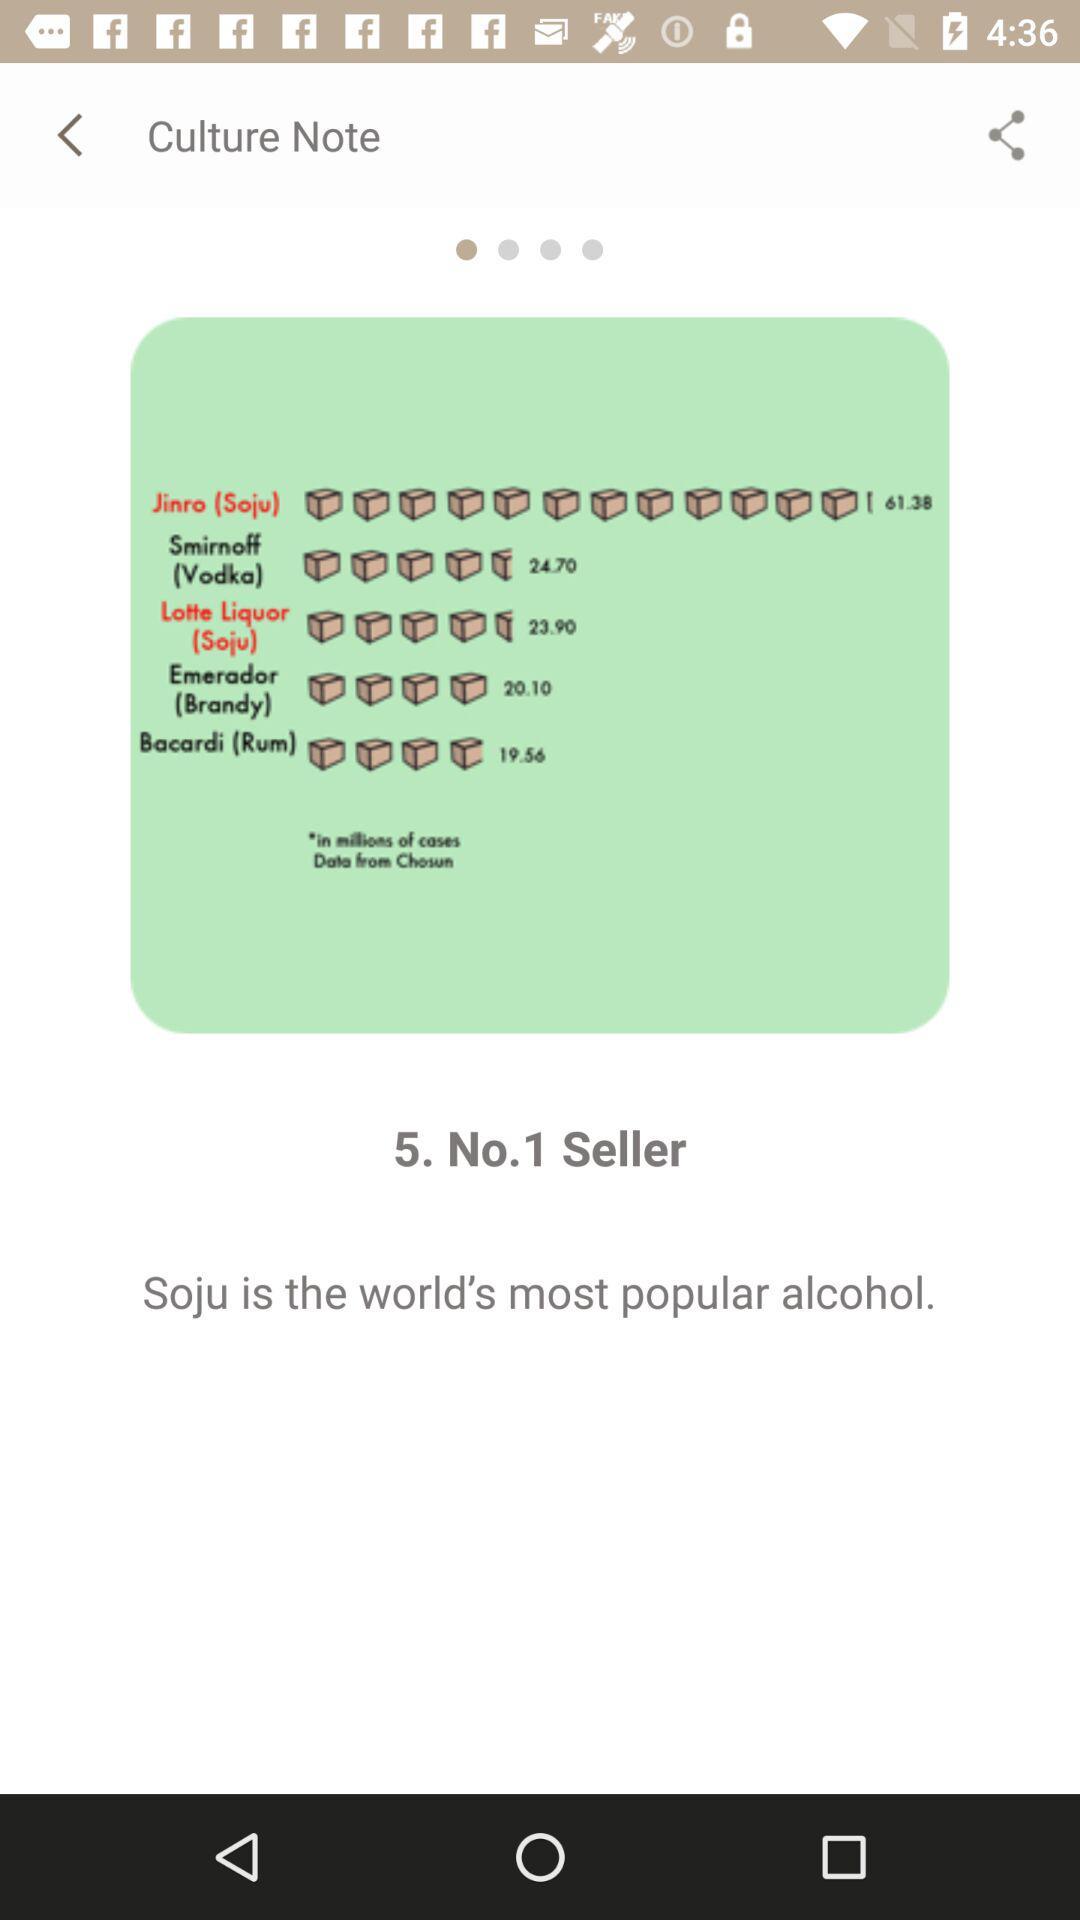 This screenshot has height=1920, width=1080. I want to click on the arrow_backward icon, so click(72, 133).